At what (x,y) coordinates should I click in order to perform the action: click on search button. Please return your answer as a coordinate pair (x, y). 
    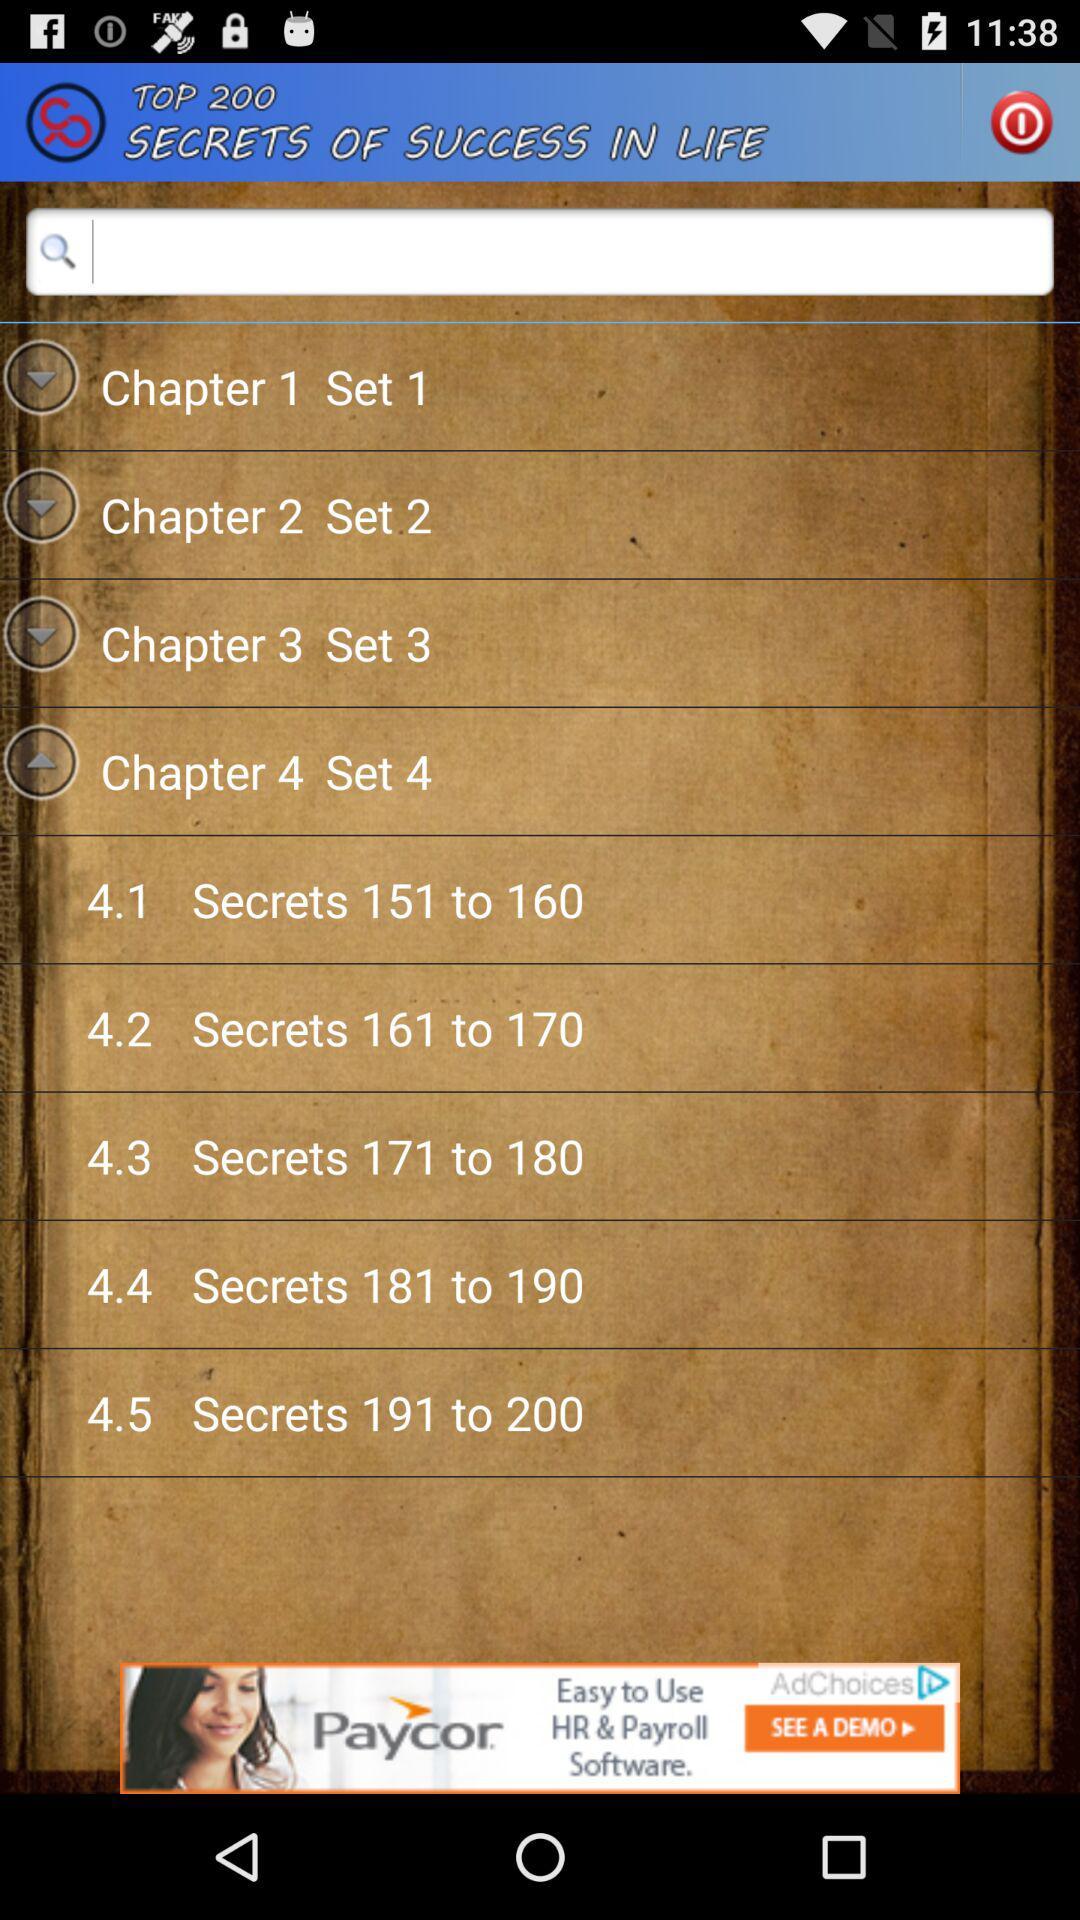
    Looking at the image, I should click on (540, 250).